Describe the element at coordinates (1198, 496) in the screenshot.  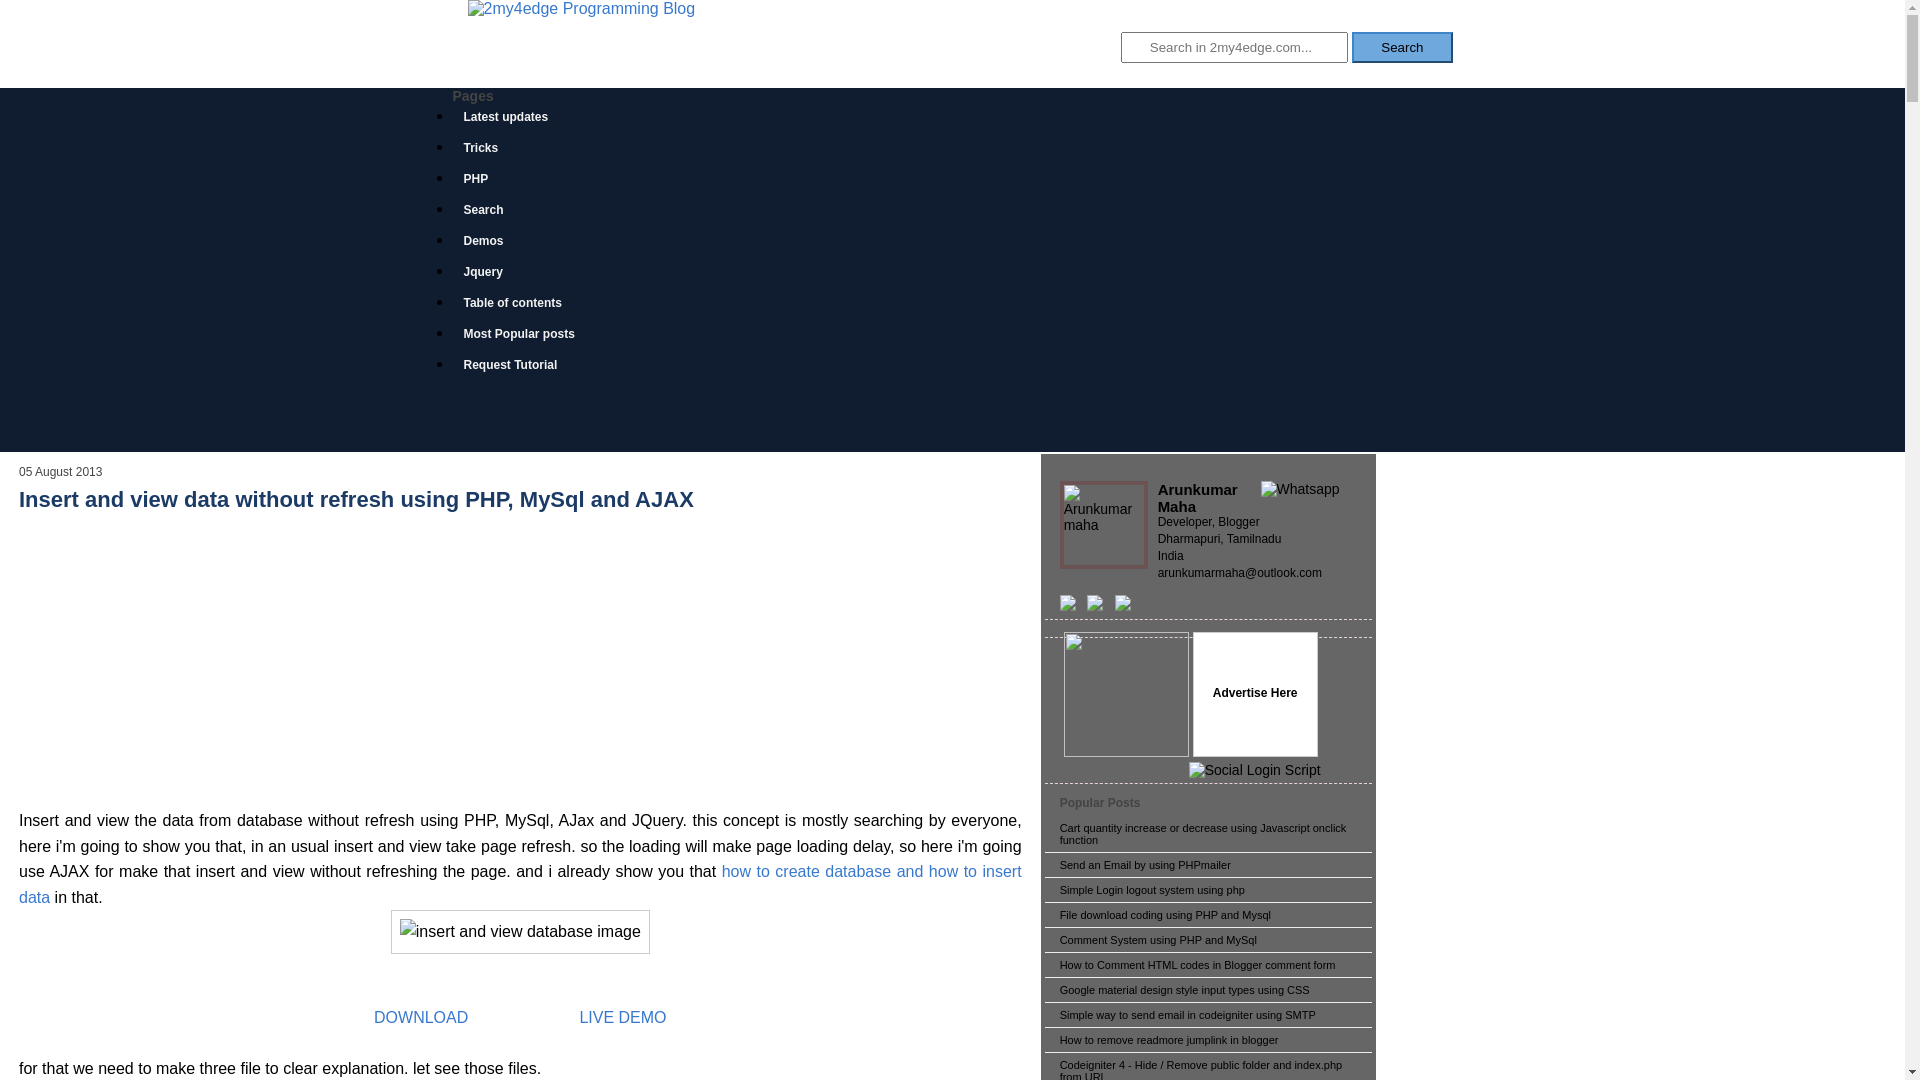
I see `'Arunkumar Maha'` at that location.